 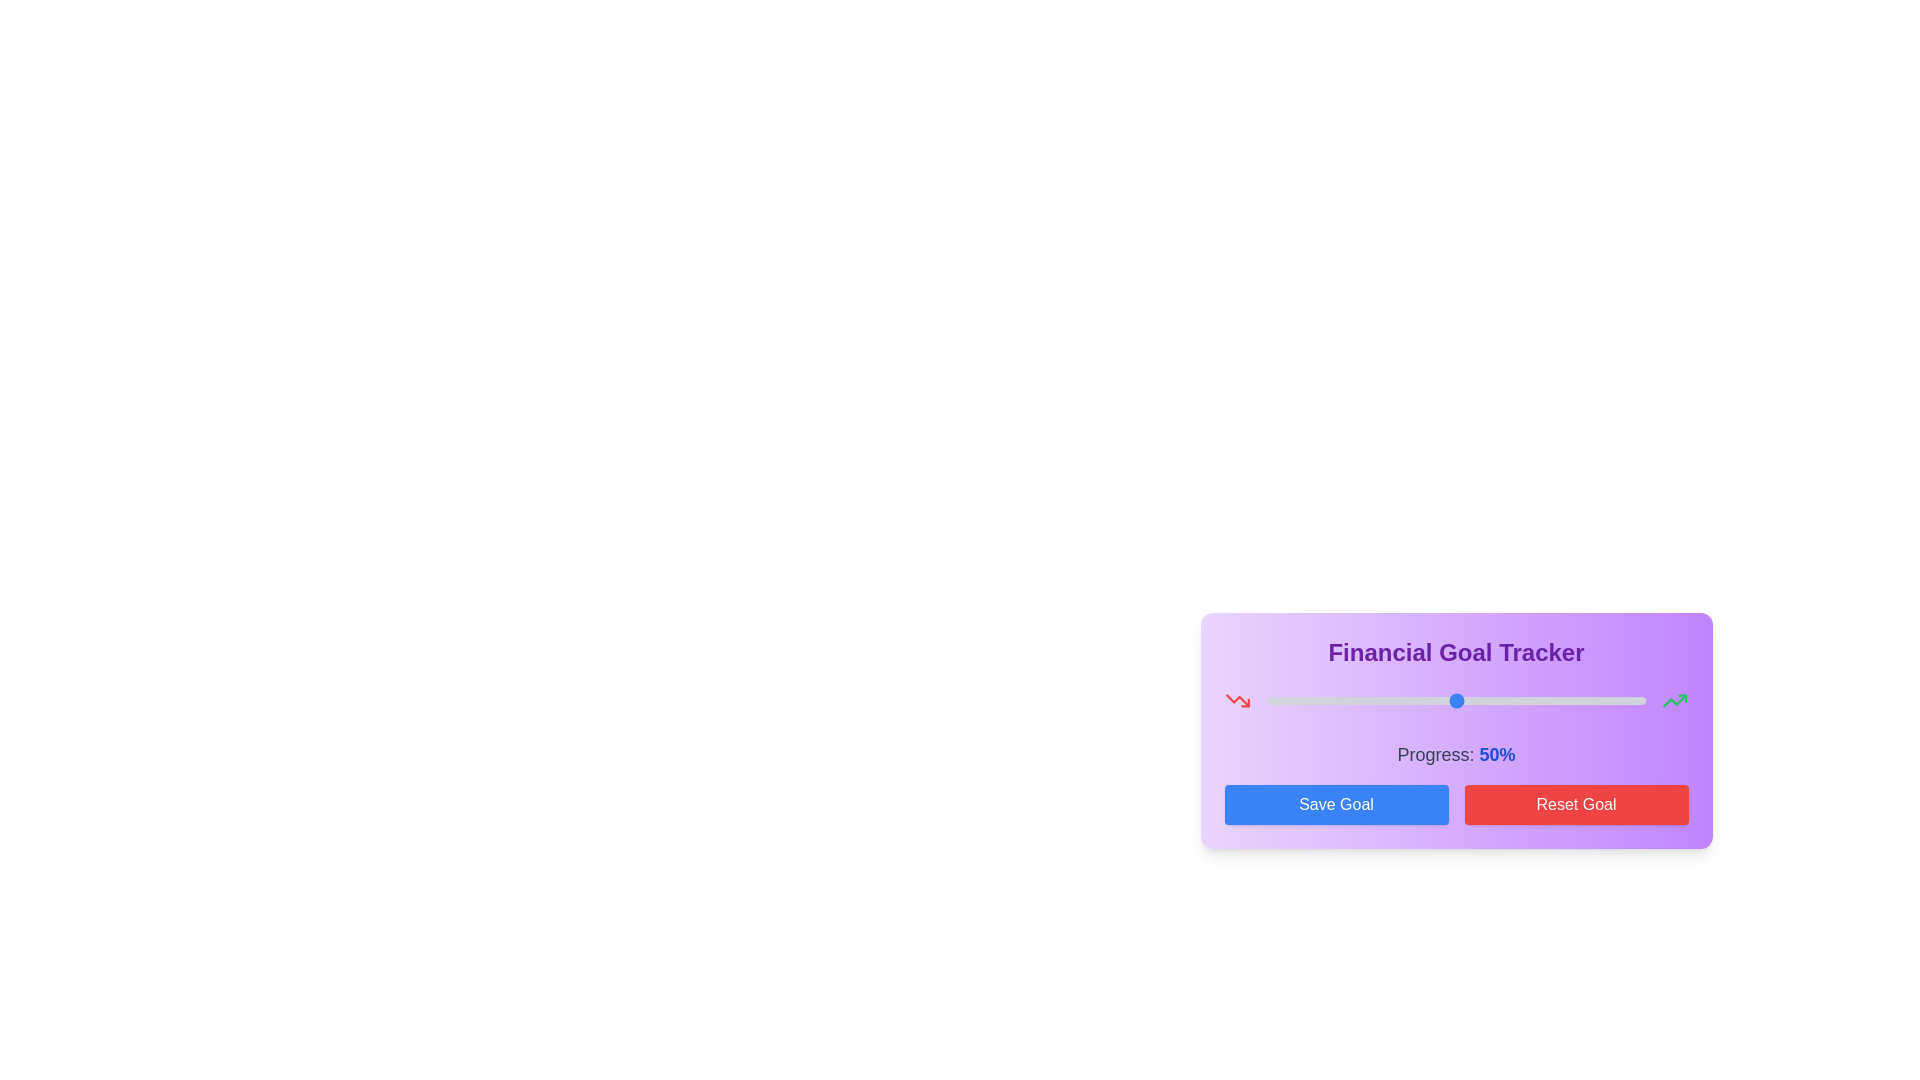 I want to click on the progress slider to 73%, so click(x=1542, y=700).